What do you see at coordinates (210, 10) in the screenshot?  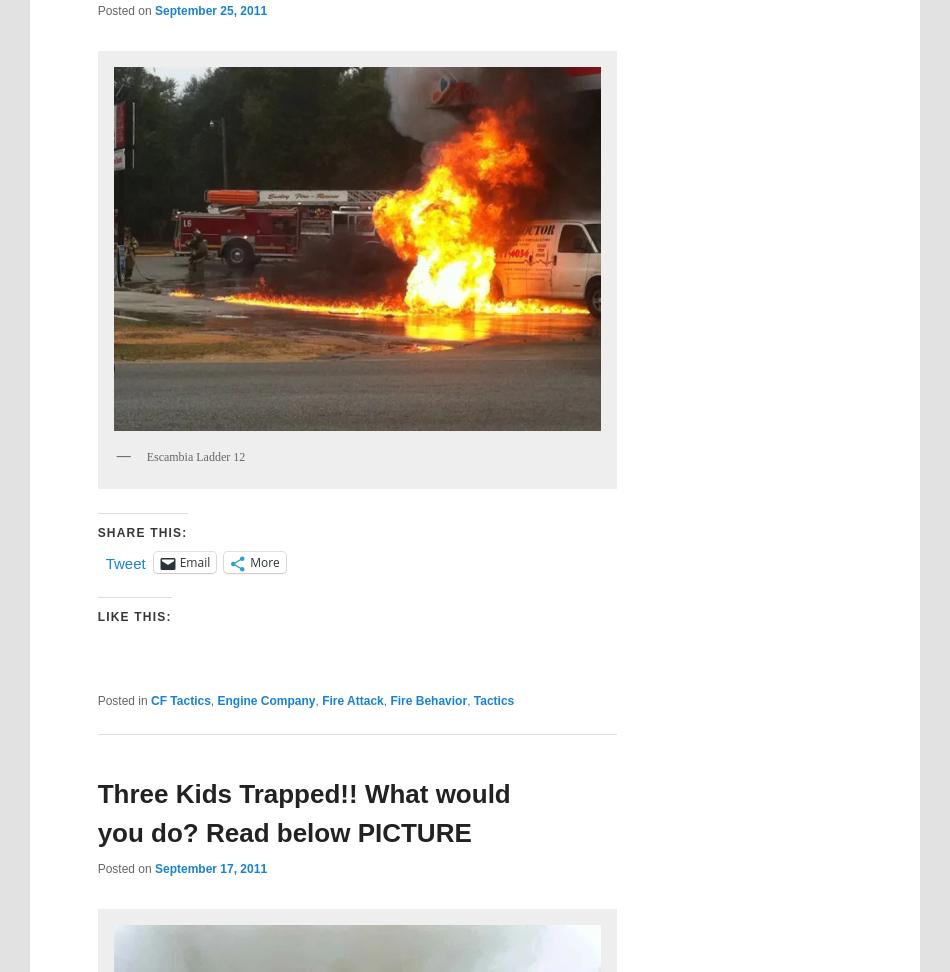 I see `'September 25, 2011'` at bounding box center [210, 10].